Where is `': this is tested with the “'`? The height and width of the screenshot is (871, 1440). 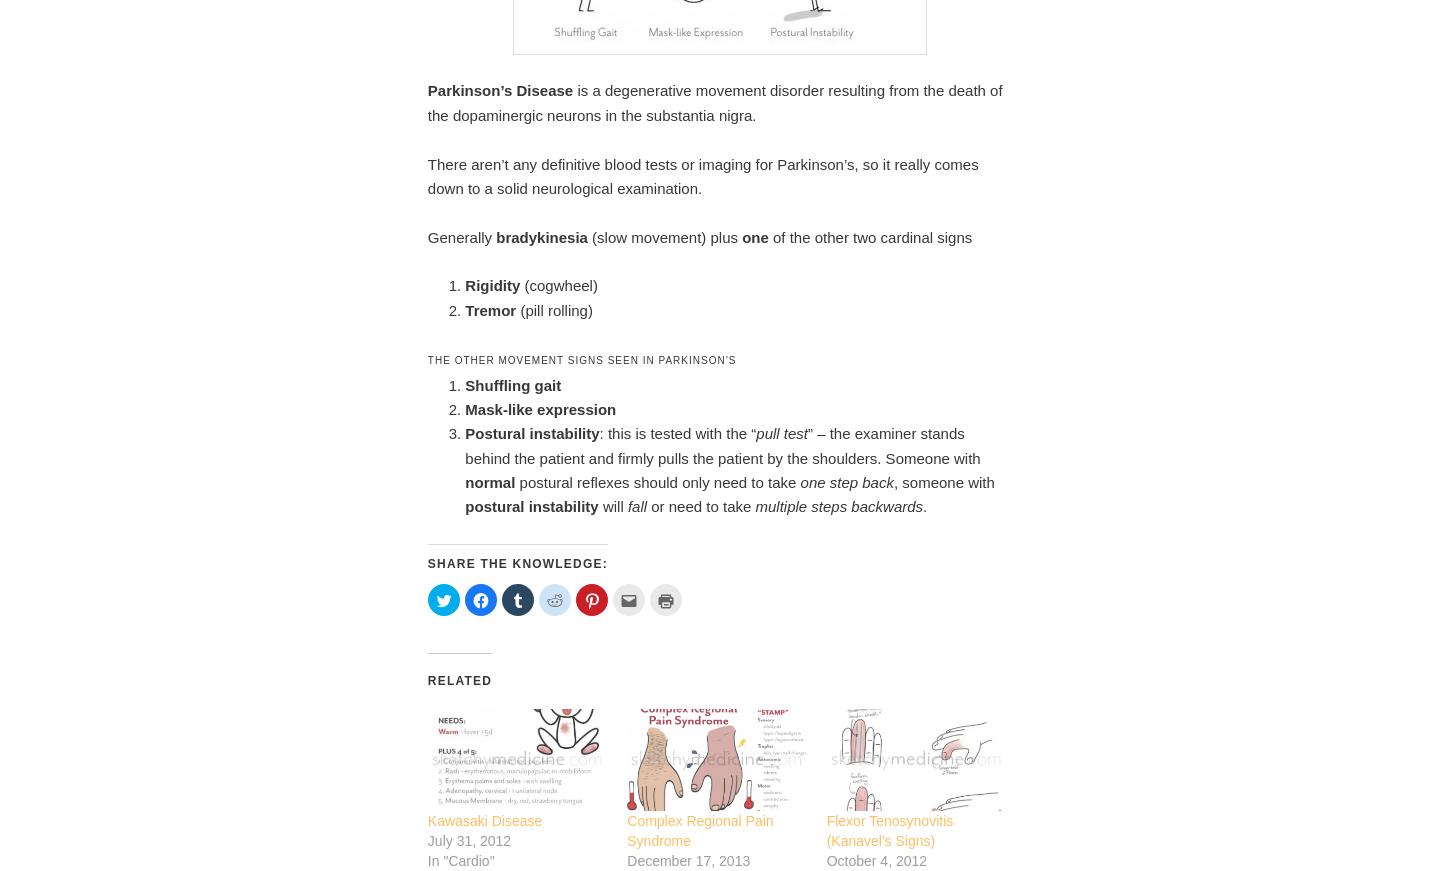
': this is tested with the “' is located at coordinates (677, 432).